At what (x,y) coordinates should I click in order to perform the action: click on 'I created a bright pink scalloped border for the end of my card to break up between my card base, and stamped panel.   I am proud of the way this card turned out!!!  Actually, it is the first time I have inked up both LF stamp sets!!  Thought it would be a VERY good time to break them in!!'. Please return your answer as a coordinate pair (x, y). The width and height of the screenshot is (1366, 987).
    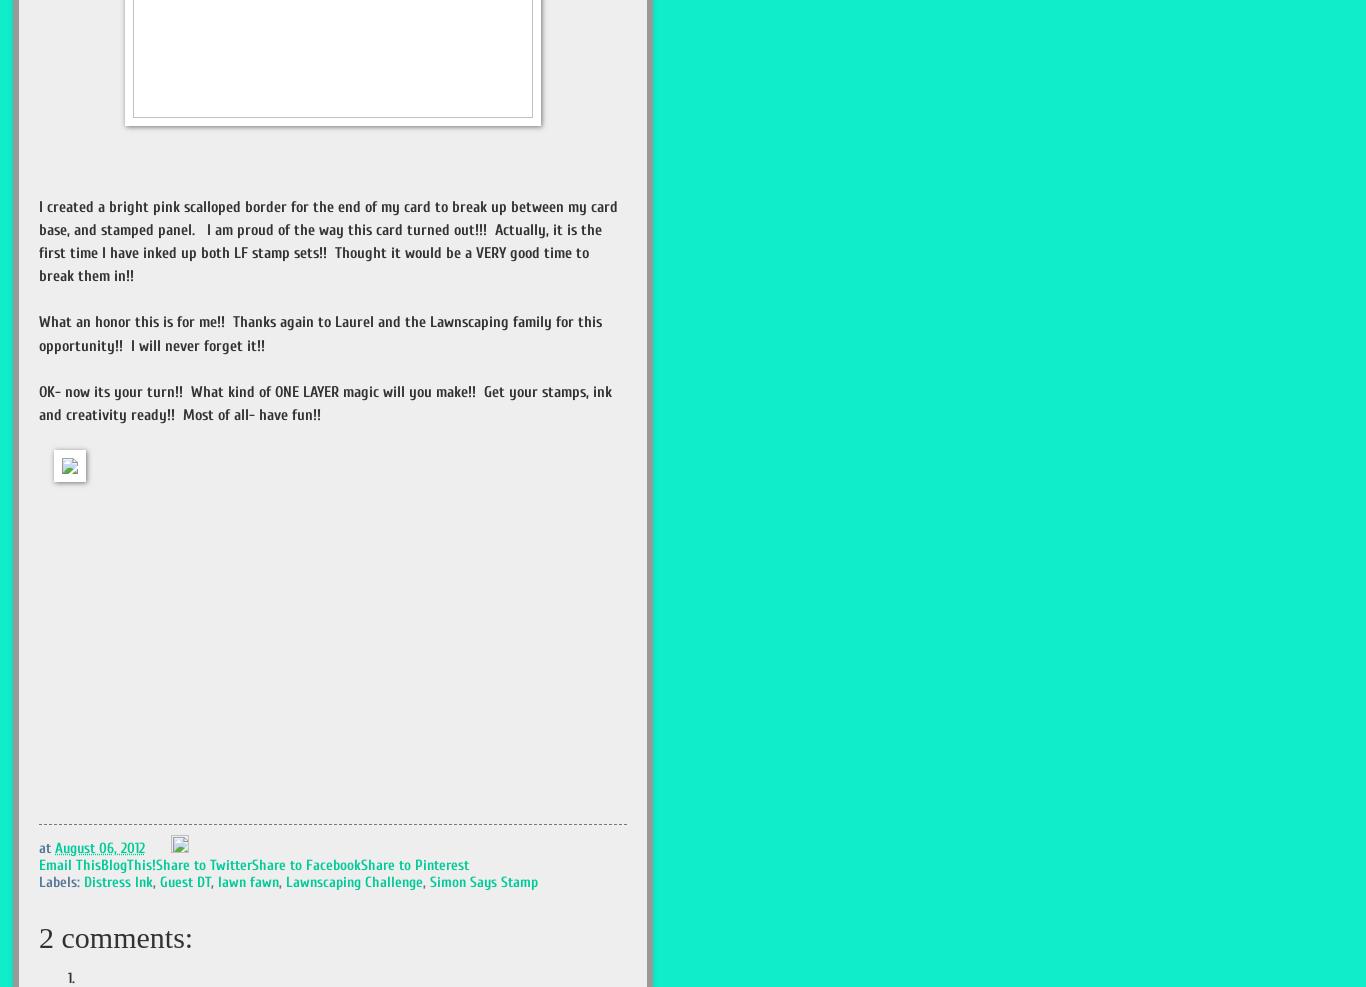
    Looking at the image, I should click on (328, 241).